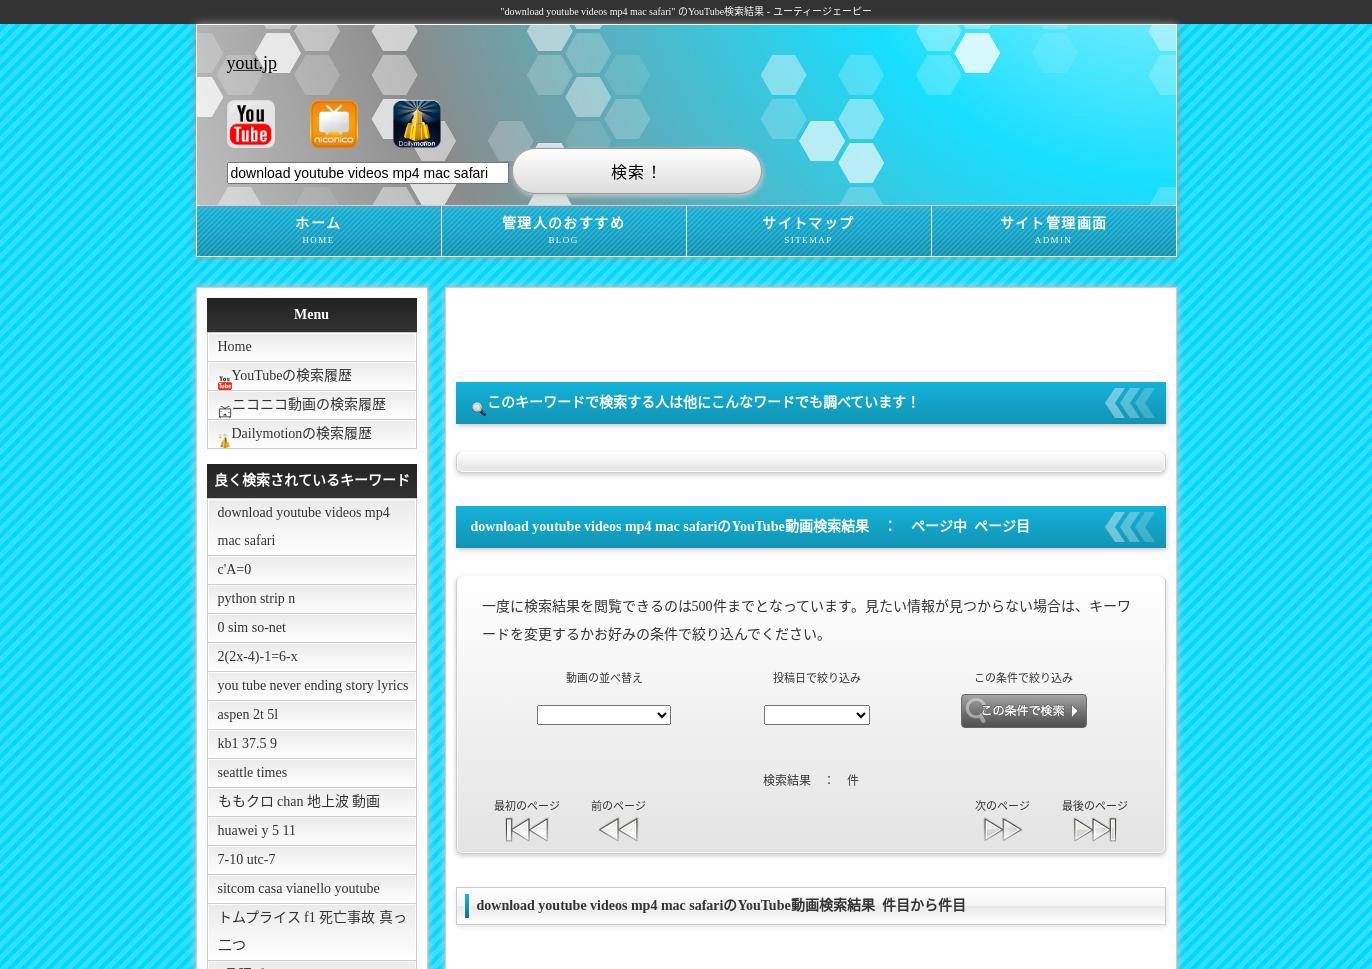  Describe the element at coordinates (217, 830) in the screenshot. I see `'huawei y 5 11'` at that location.